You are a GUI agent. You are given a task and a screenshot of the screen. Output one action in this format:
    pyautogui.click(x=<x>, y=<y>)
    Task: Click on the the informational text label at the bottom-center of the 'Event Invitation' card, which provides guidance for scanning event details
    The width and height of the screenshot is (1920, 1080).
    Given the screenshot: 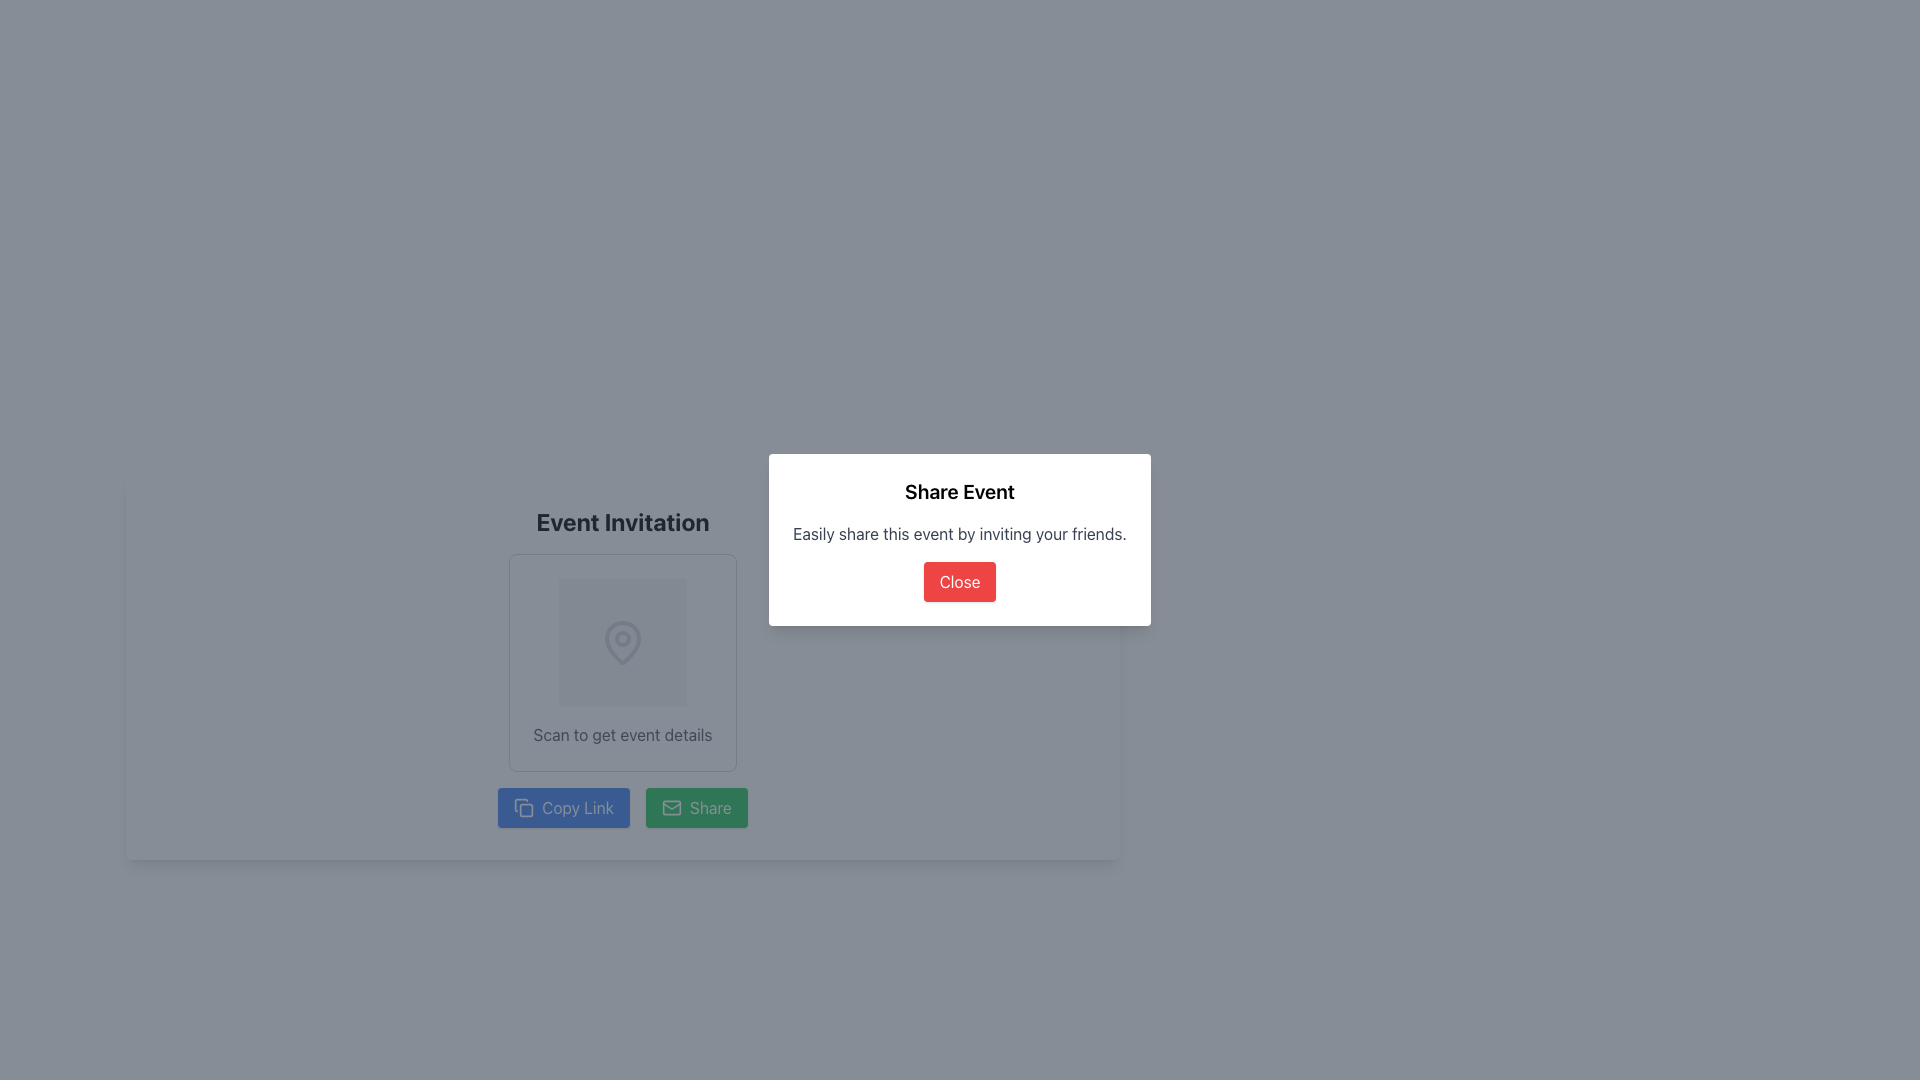 What is the action you would take?
    pyautogui.click(x=622, y=735)
    